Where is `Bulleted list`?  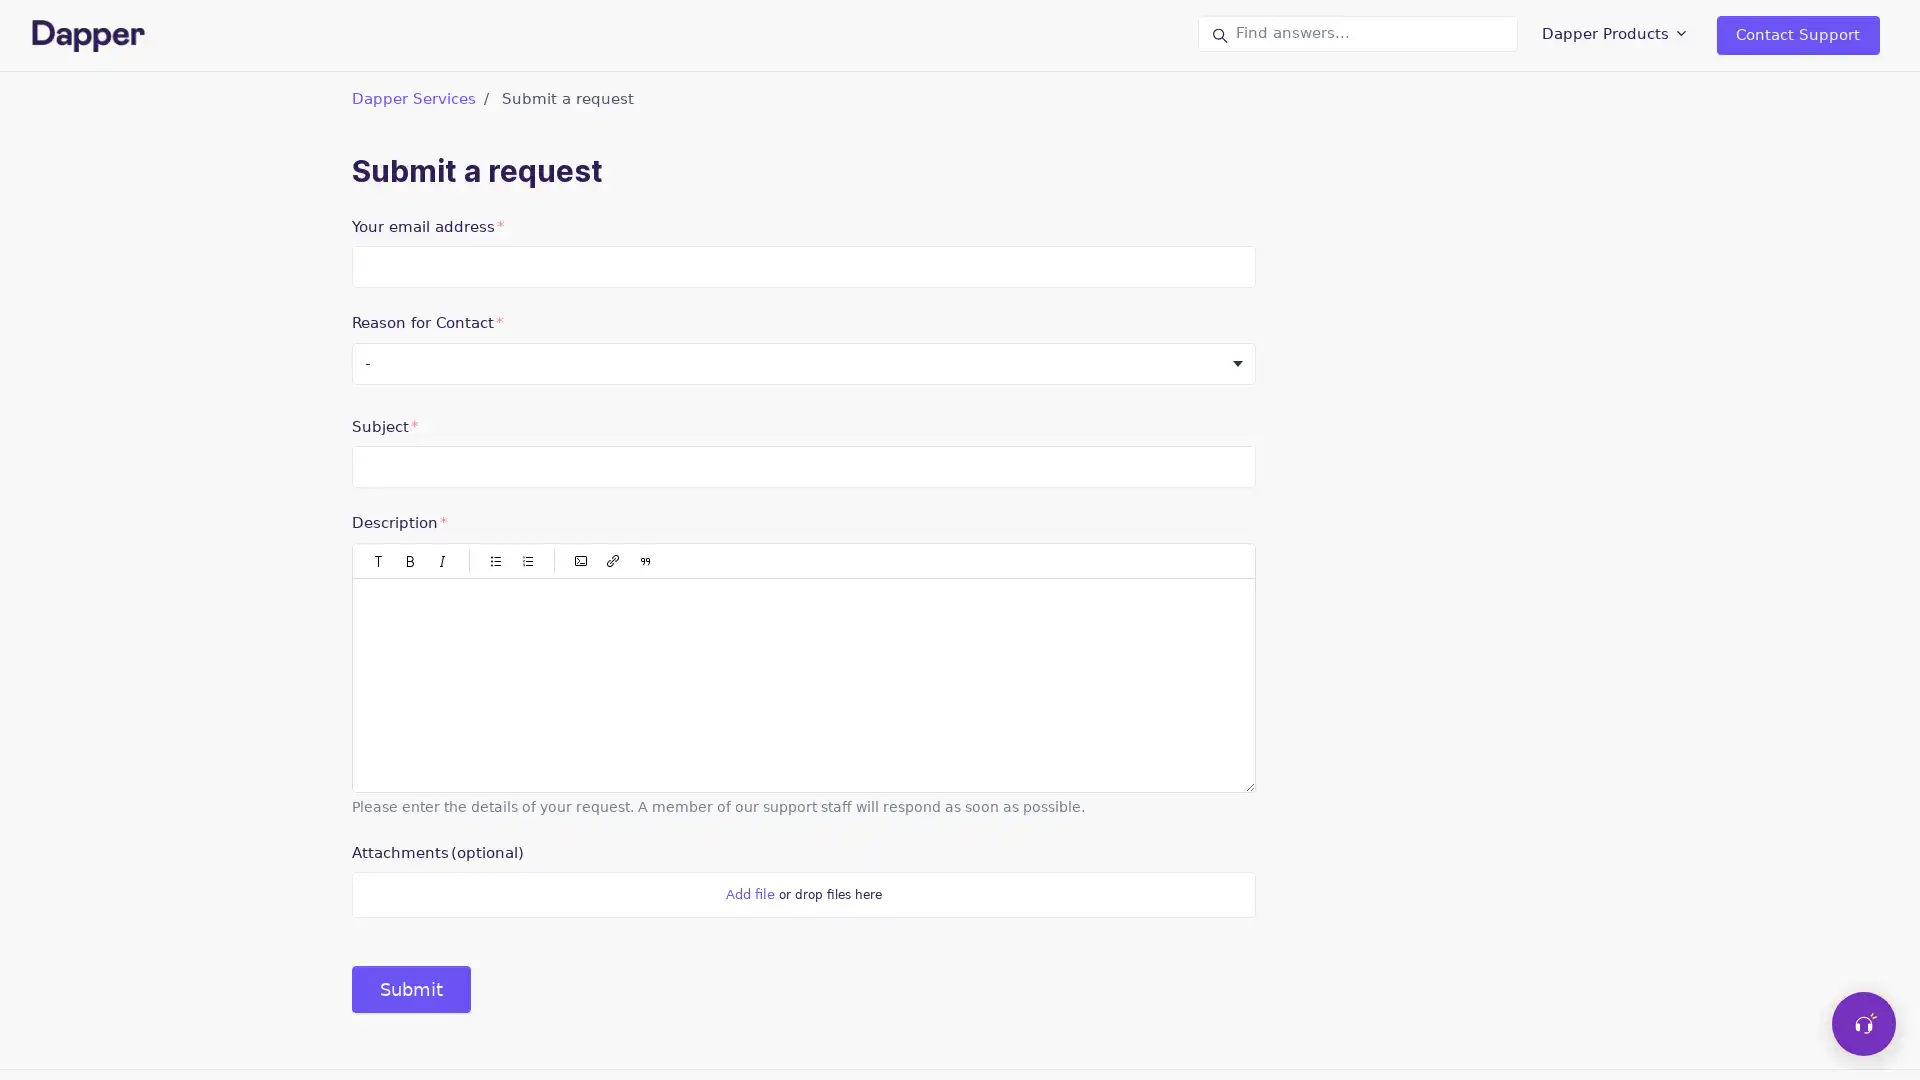 Bulleted list is located at coordinates (495, 560).